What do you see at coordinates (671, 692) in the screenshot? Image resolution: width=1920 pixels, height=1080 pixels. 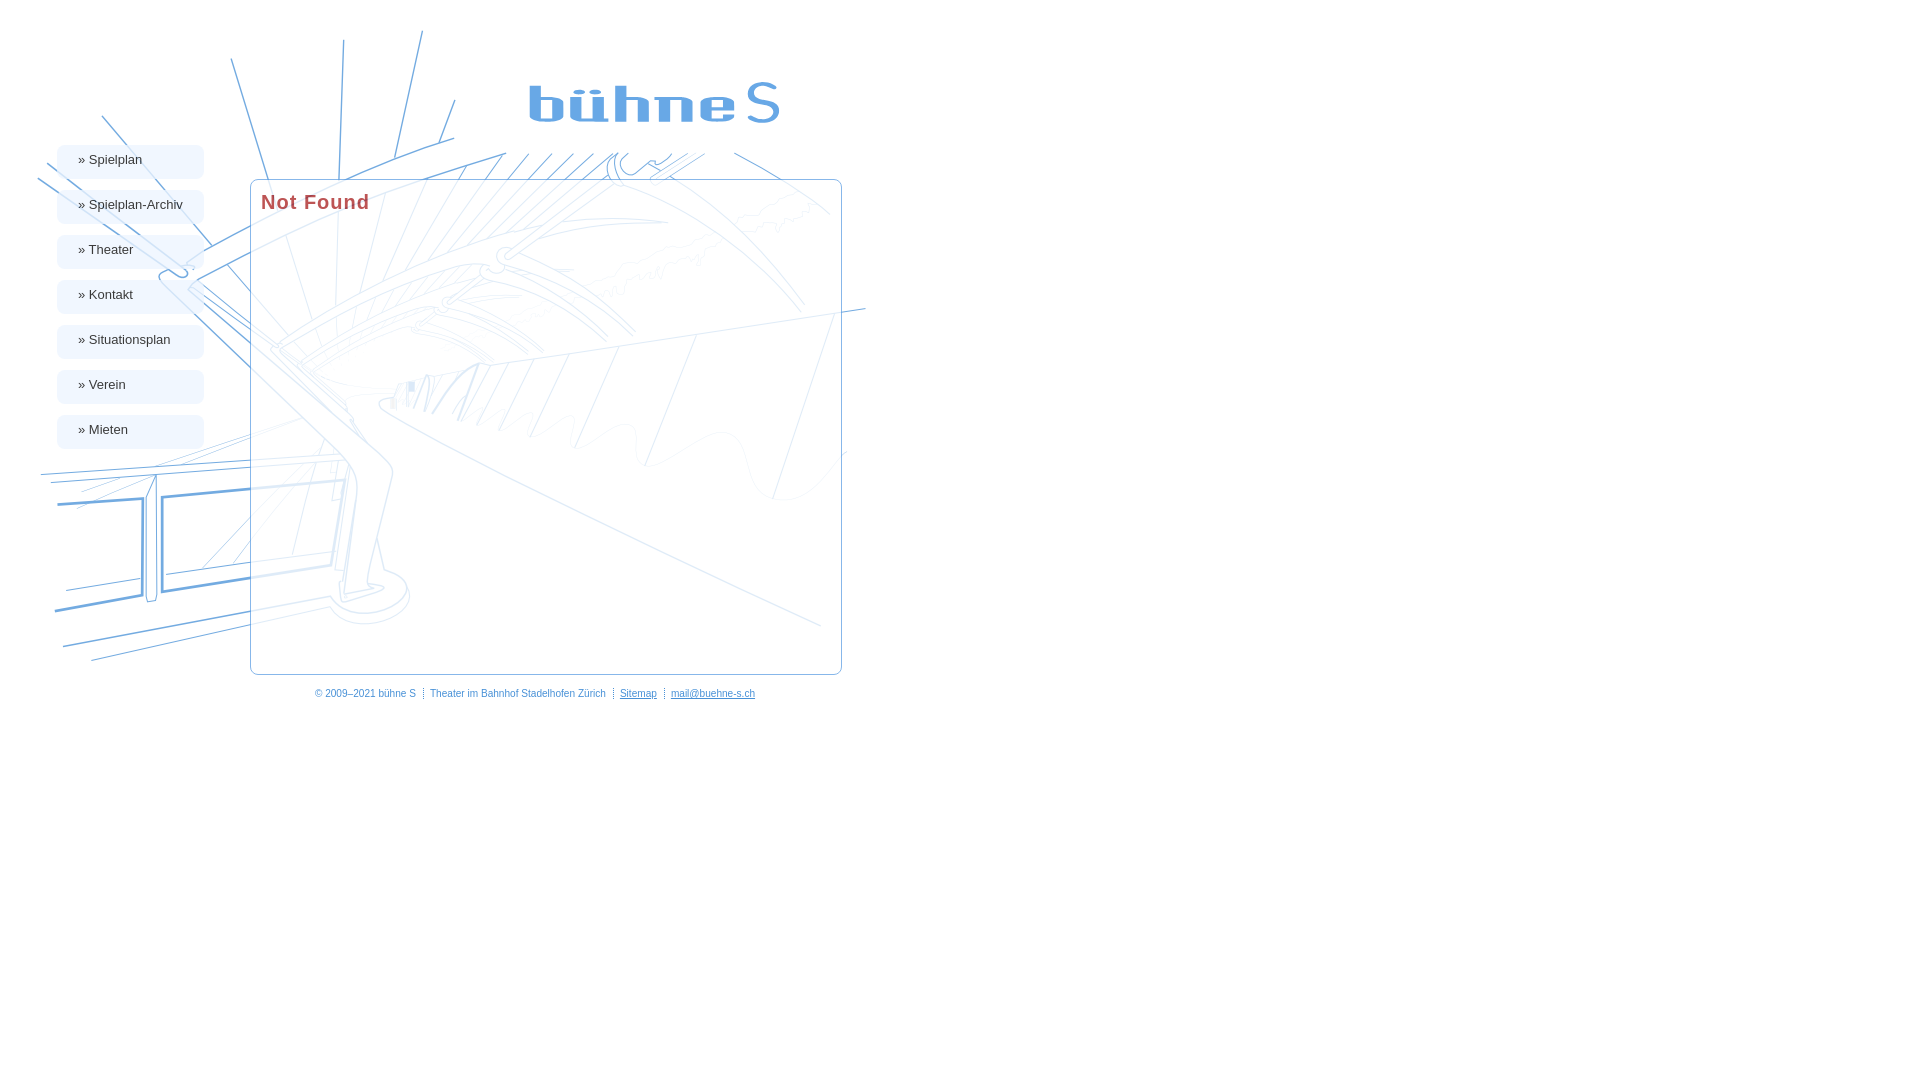 I see `'mail@buehne-s.ch'` at bounding box center [671, 692].